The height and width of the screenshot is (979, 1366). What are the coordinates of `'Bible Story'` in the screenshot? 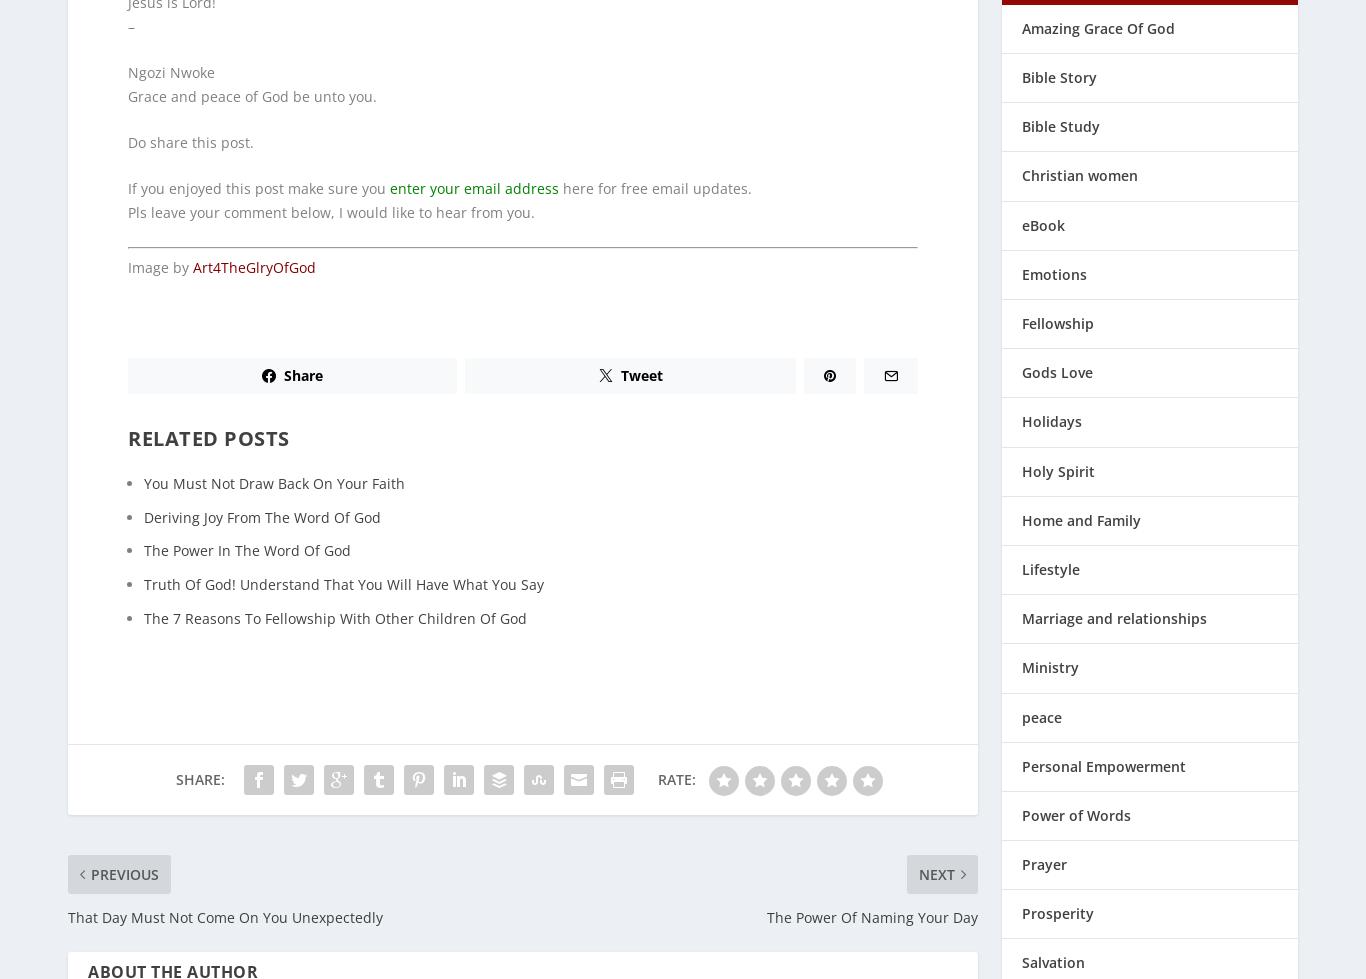 It's located at (1058, 64).